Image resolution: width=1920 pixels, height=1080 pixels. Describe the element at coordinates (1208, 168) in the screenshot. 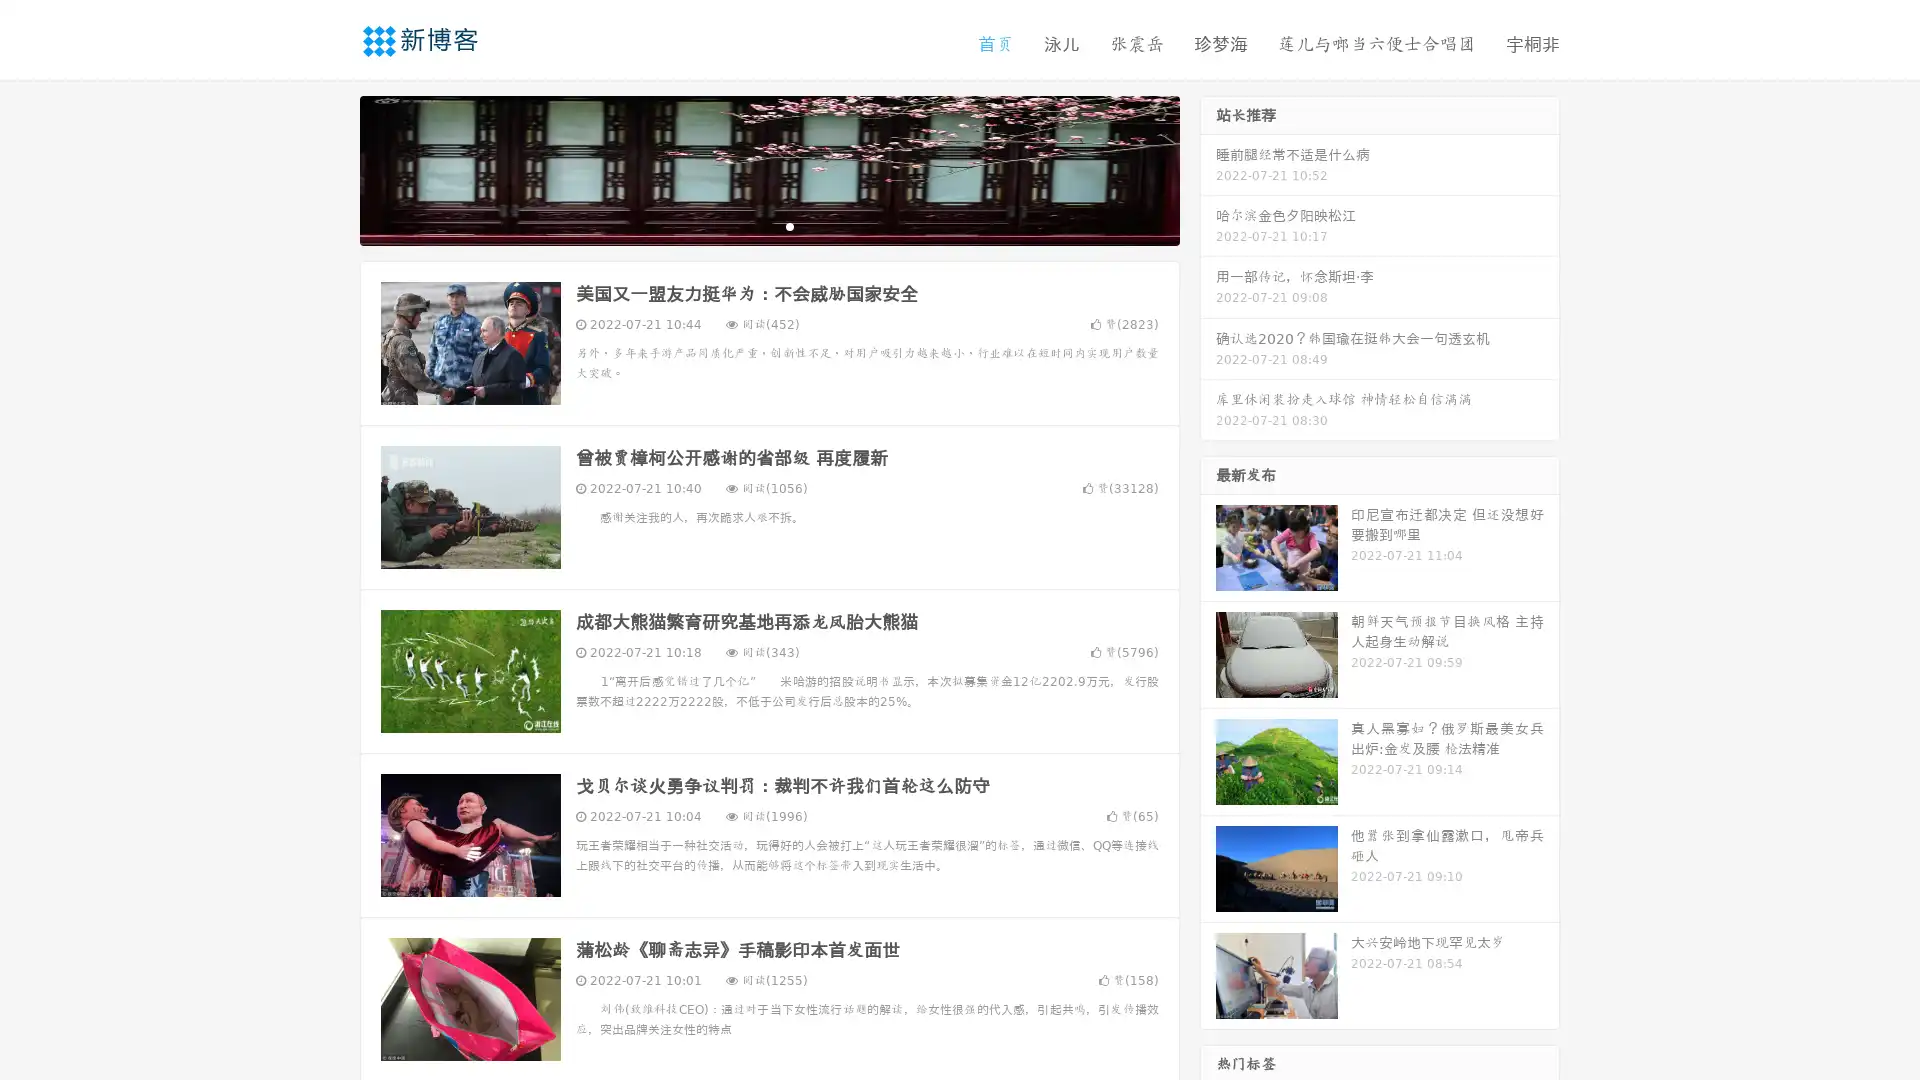

I see `Next slide` at that location.